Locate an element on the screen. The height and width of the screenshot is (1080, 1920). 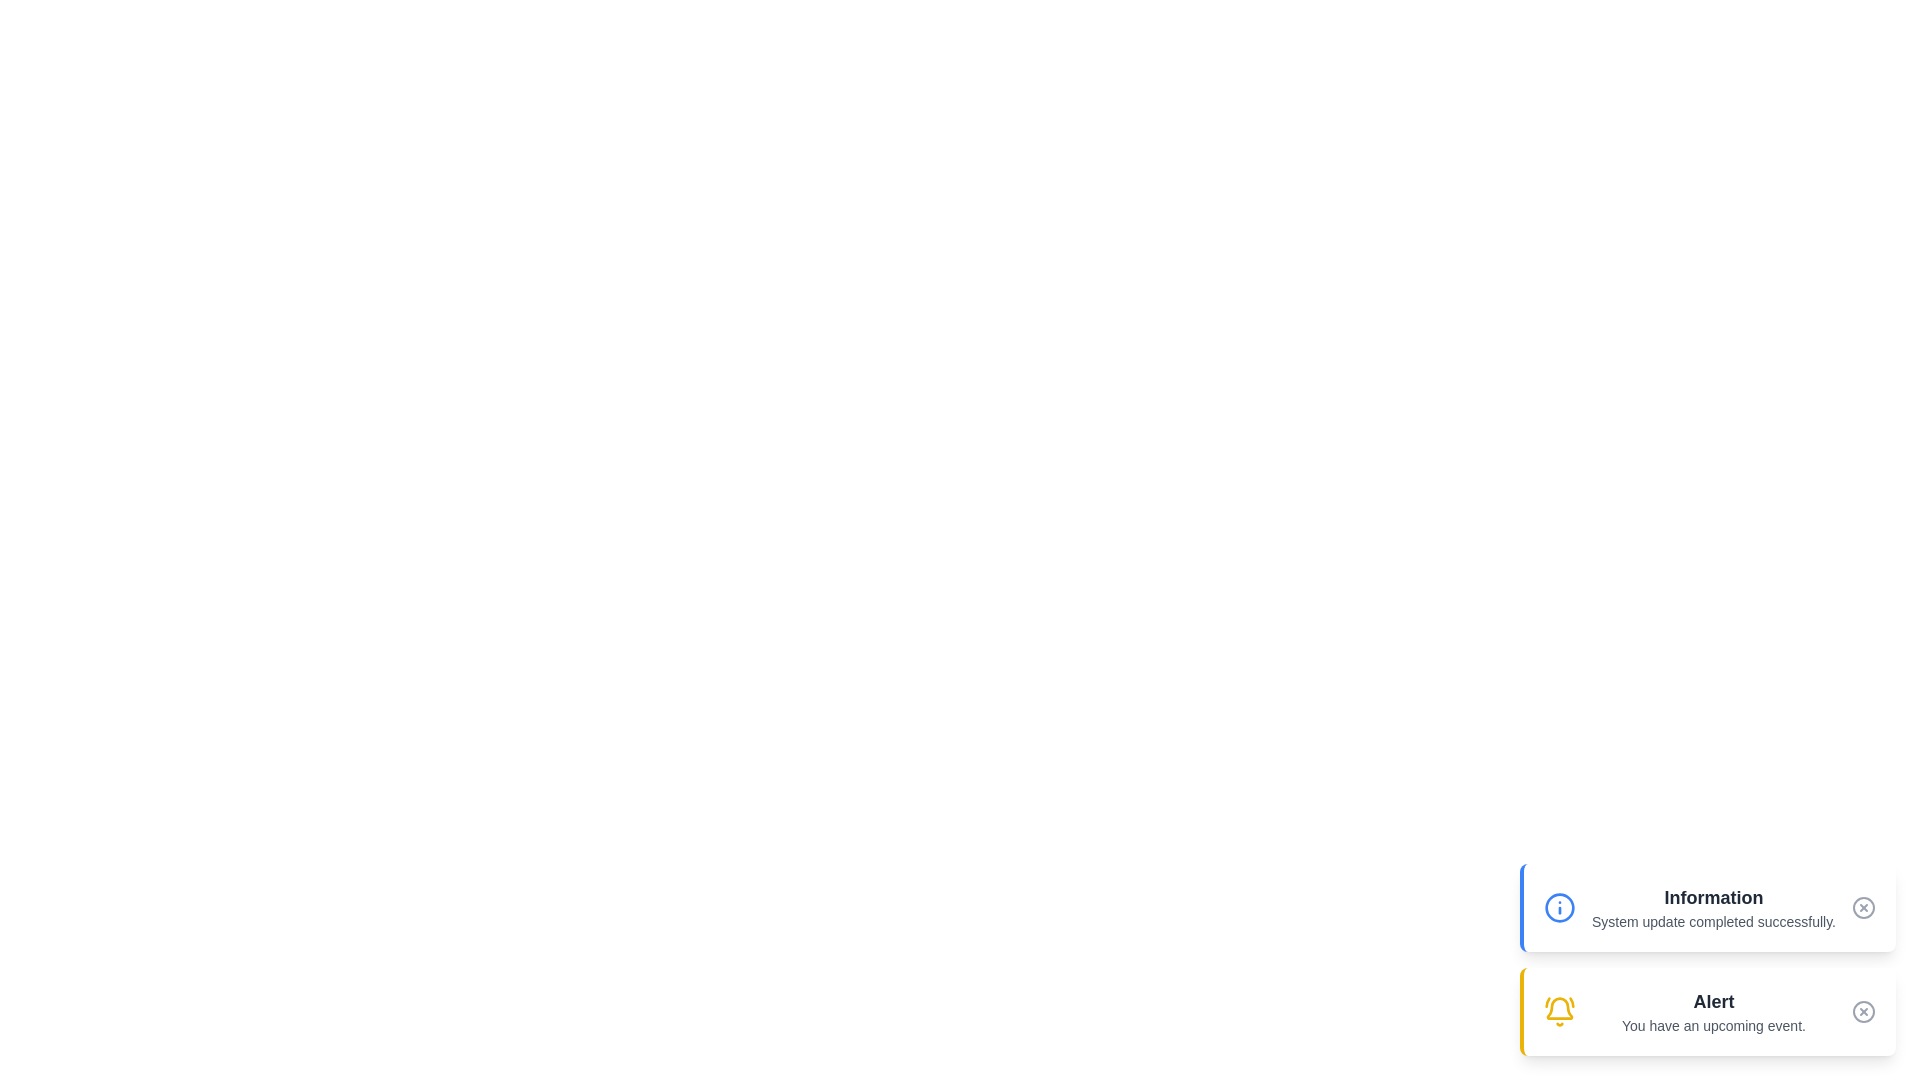
close button on the notification with Information is located at coordinates (1862, 907).